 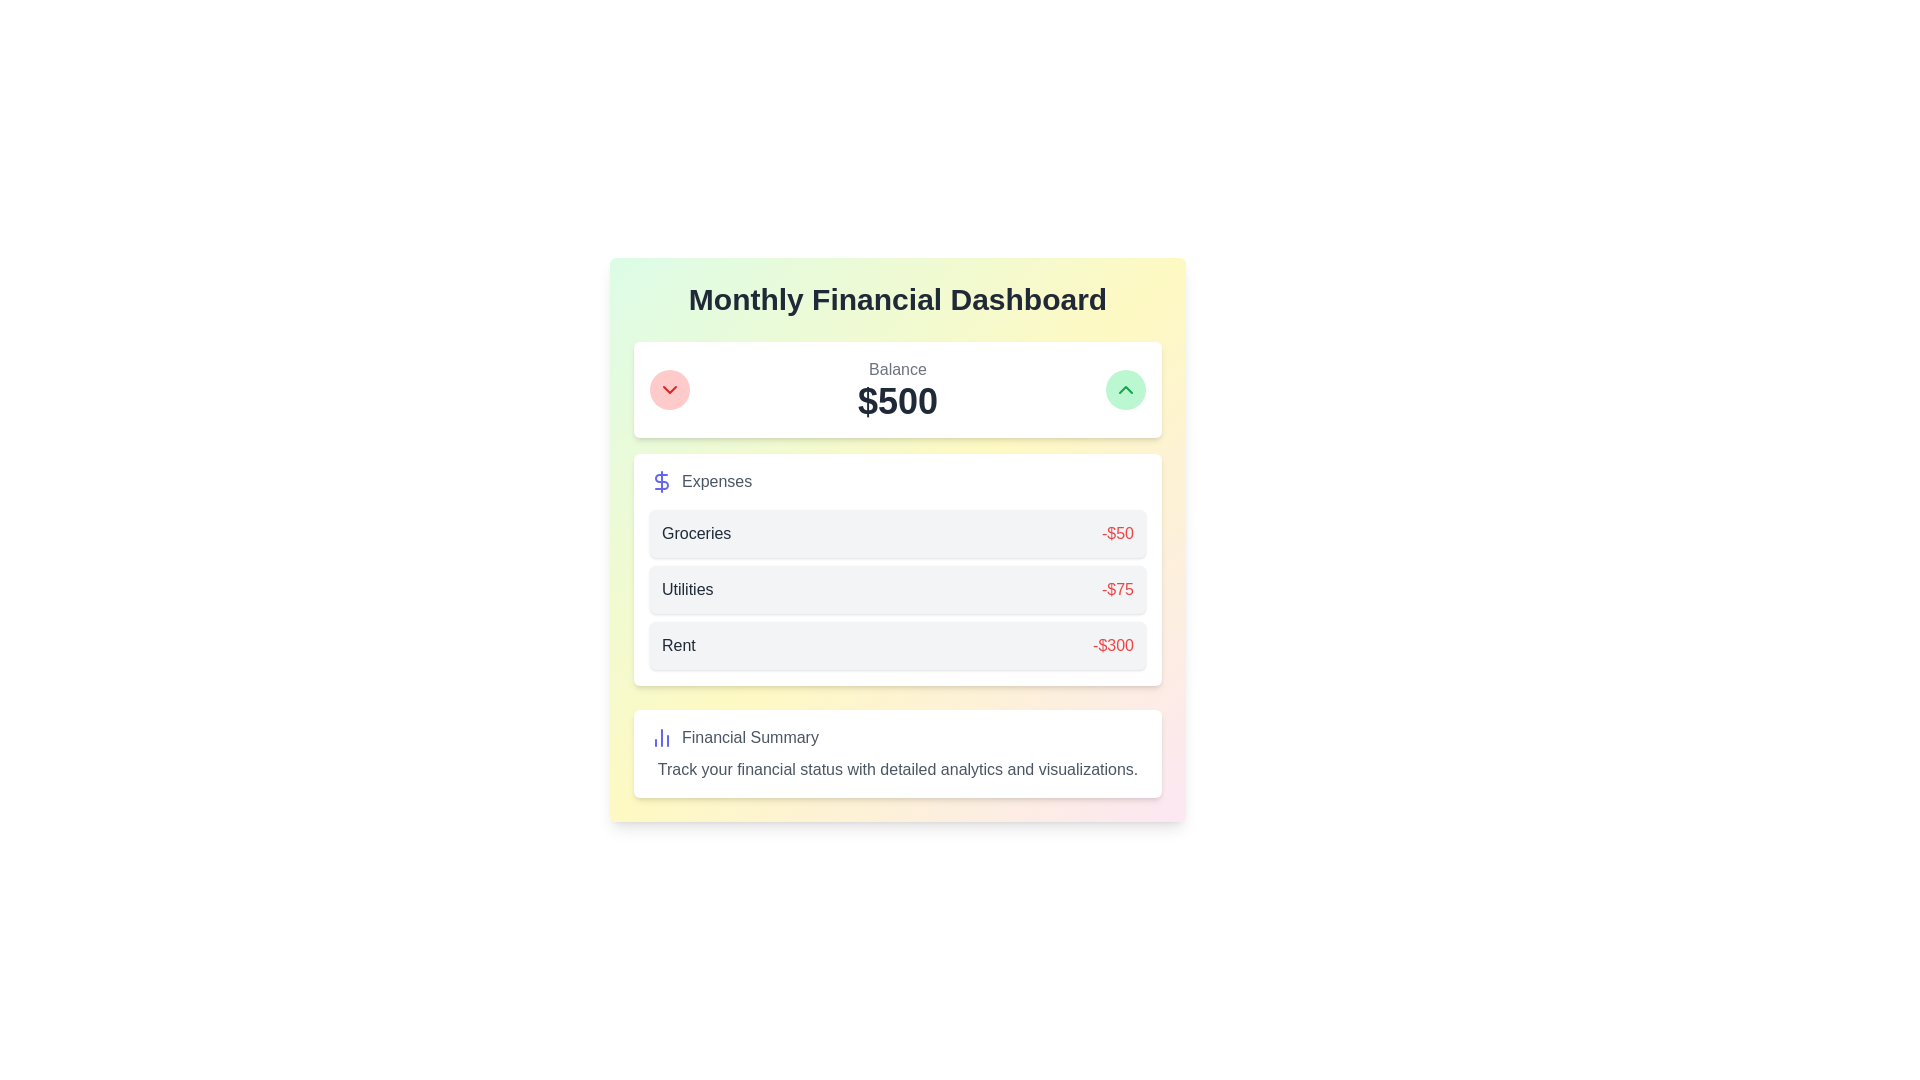 What do you see at coordinates (662, 737) in the screenshot?
I see `the leftmost icon representing the 'Financial Summary' section to interact with the financial details` at bounding box center [662, 737].